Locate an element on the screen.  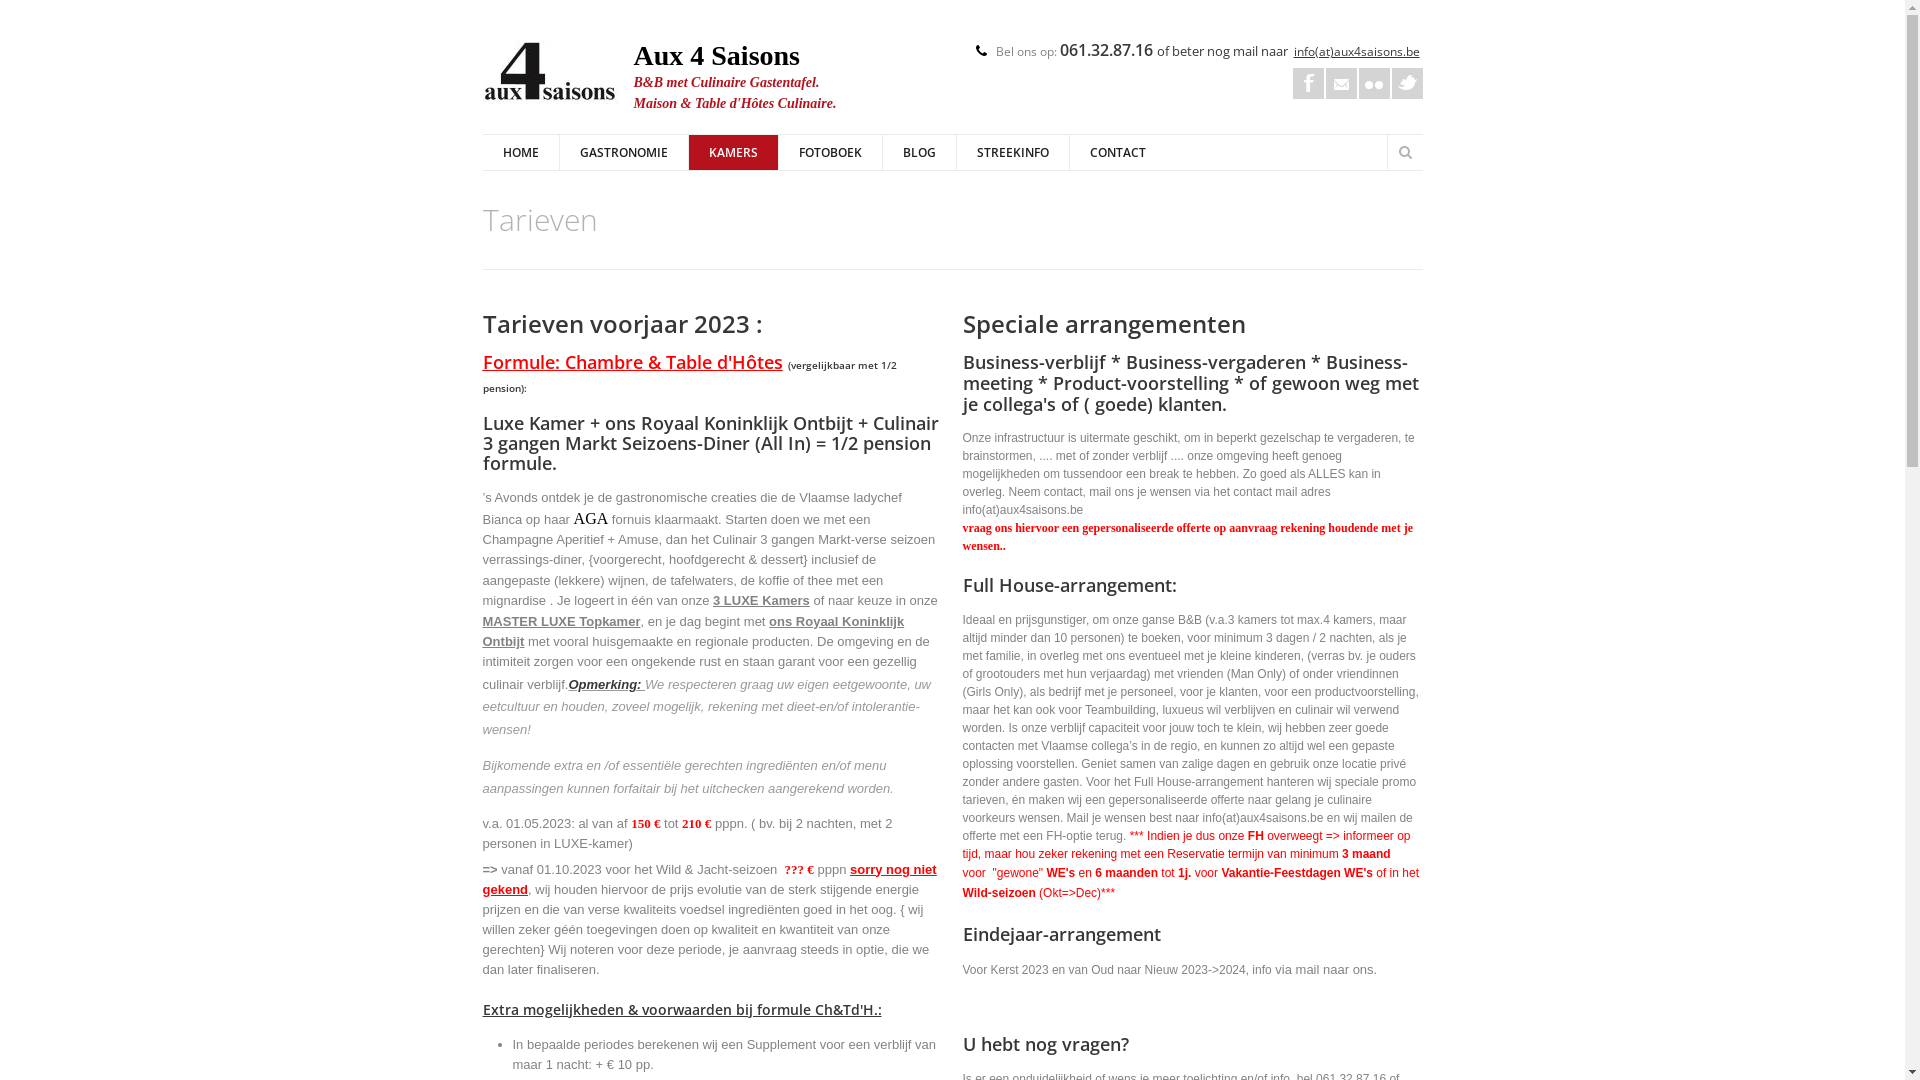
'Mail' is located at coordinates (1341, 82).